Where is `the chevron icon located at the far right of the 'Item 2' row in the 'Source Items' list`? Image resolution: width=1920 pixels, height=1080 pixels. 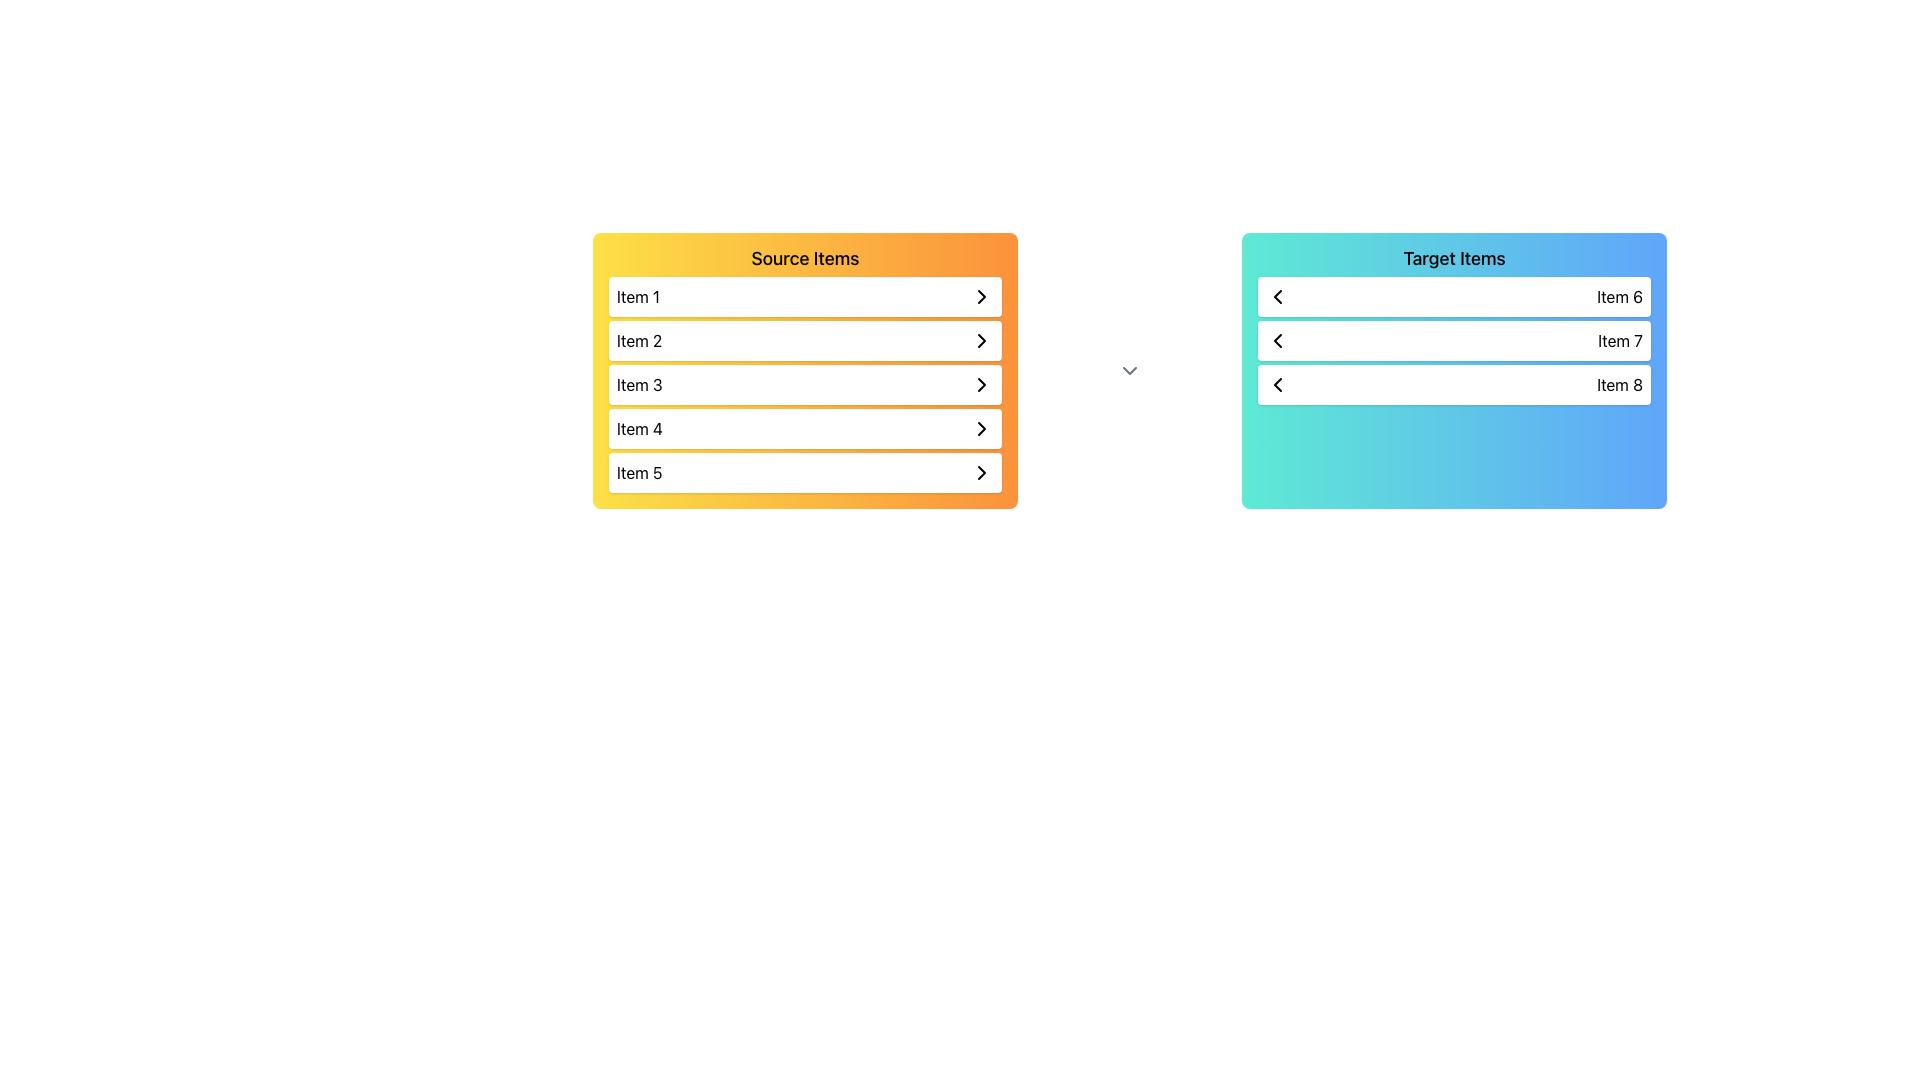
the chevron icon located at the far right of the 'Item 2' row in the 'Source Items' list is located at coordinates (981, 339).